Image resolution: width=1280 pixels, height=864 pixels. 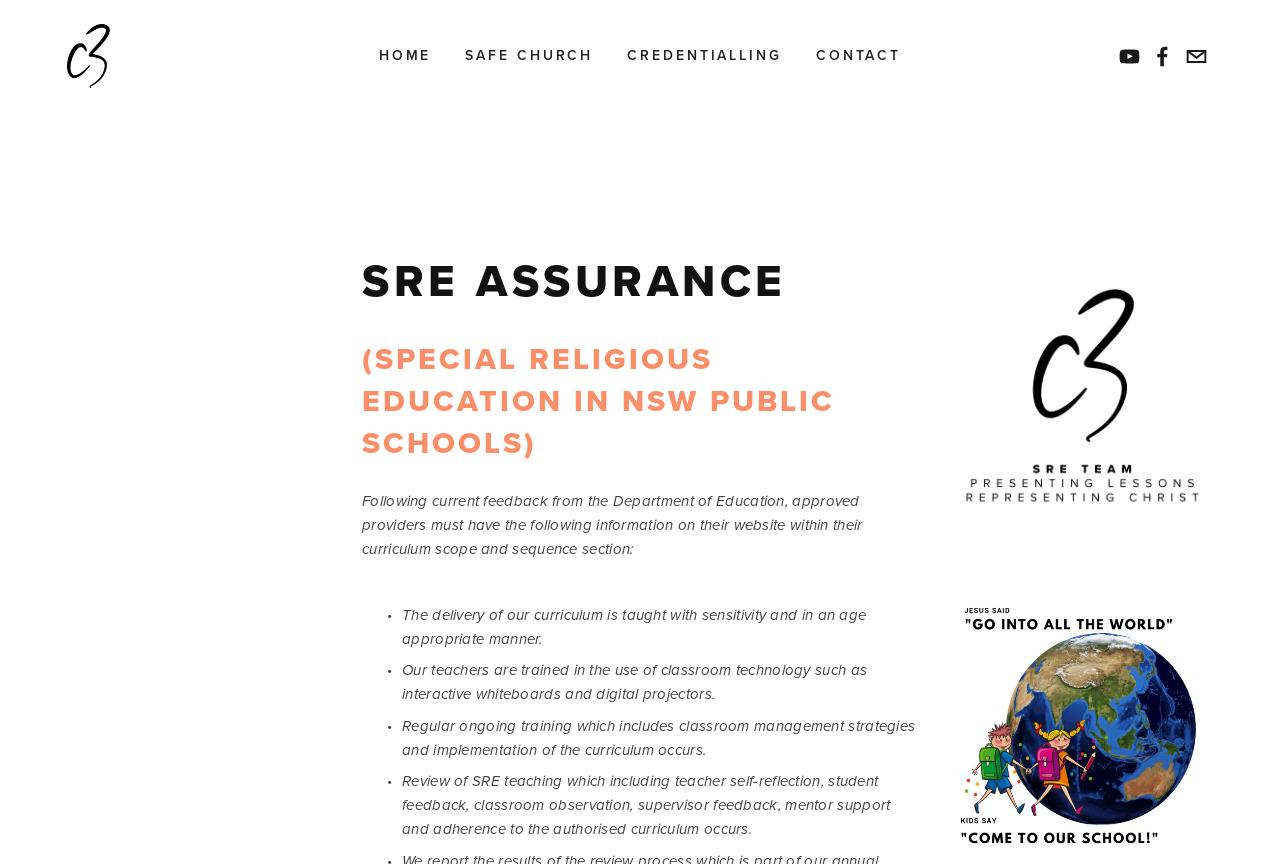 What do you see at coordinates (403, 55) in the screenshot?
I see `'Home'` at bounding box center [403, 55].